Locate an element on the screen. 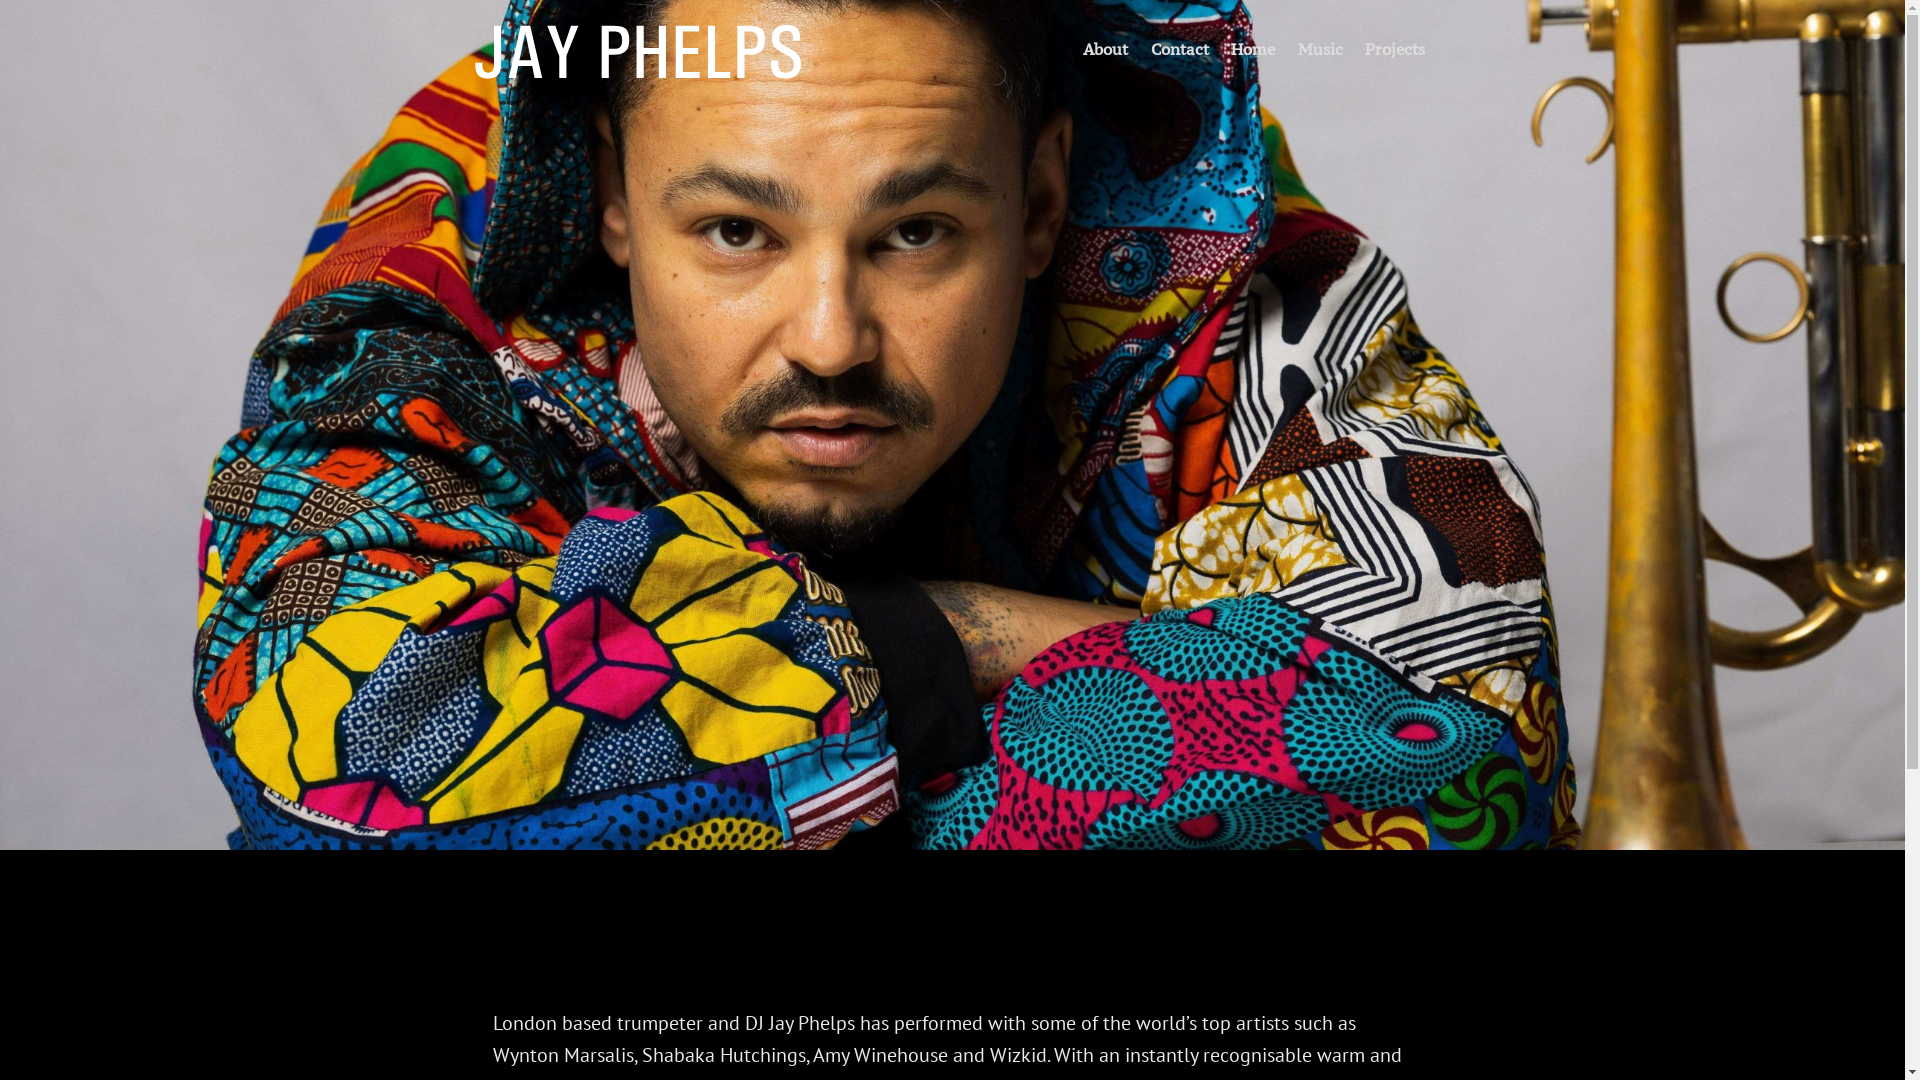 Image resolution: width=1920 pixels, height=1080 pixels. 'Music' is located at coordinates (1320, 46).